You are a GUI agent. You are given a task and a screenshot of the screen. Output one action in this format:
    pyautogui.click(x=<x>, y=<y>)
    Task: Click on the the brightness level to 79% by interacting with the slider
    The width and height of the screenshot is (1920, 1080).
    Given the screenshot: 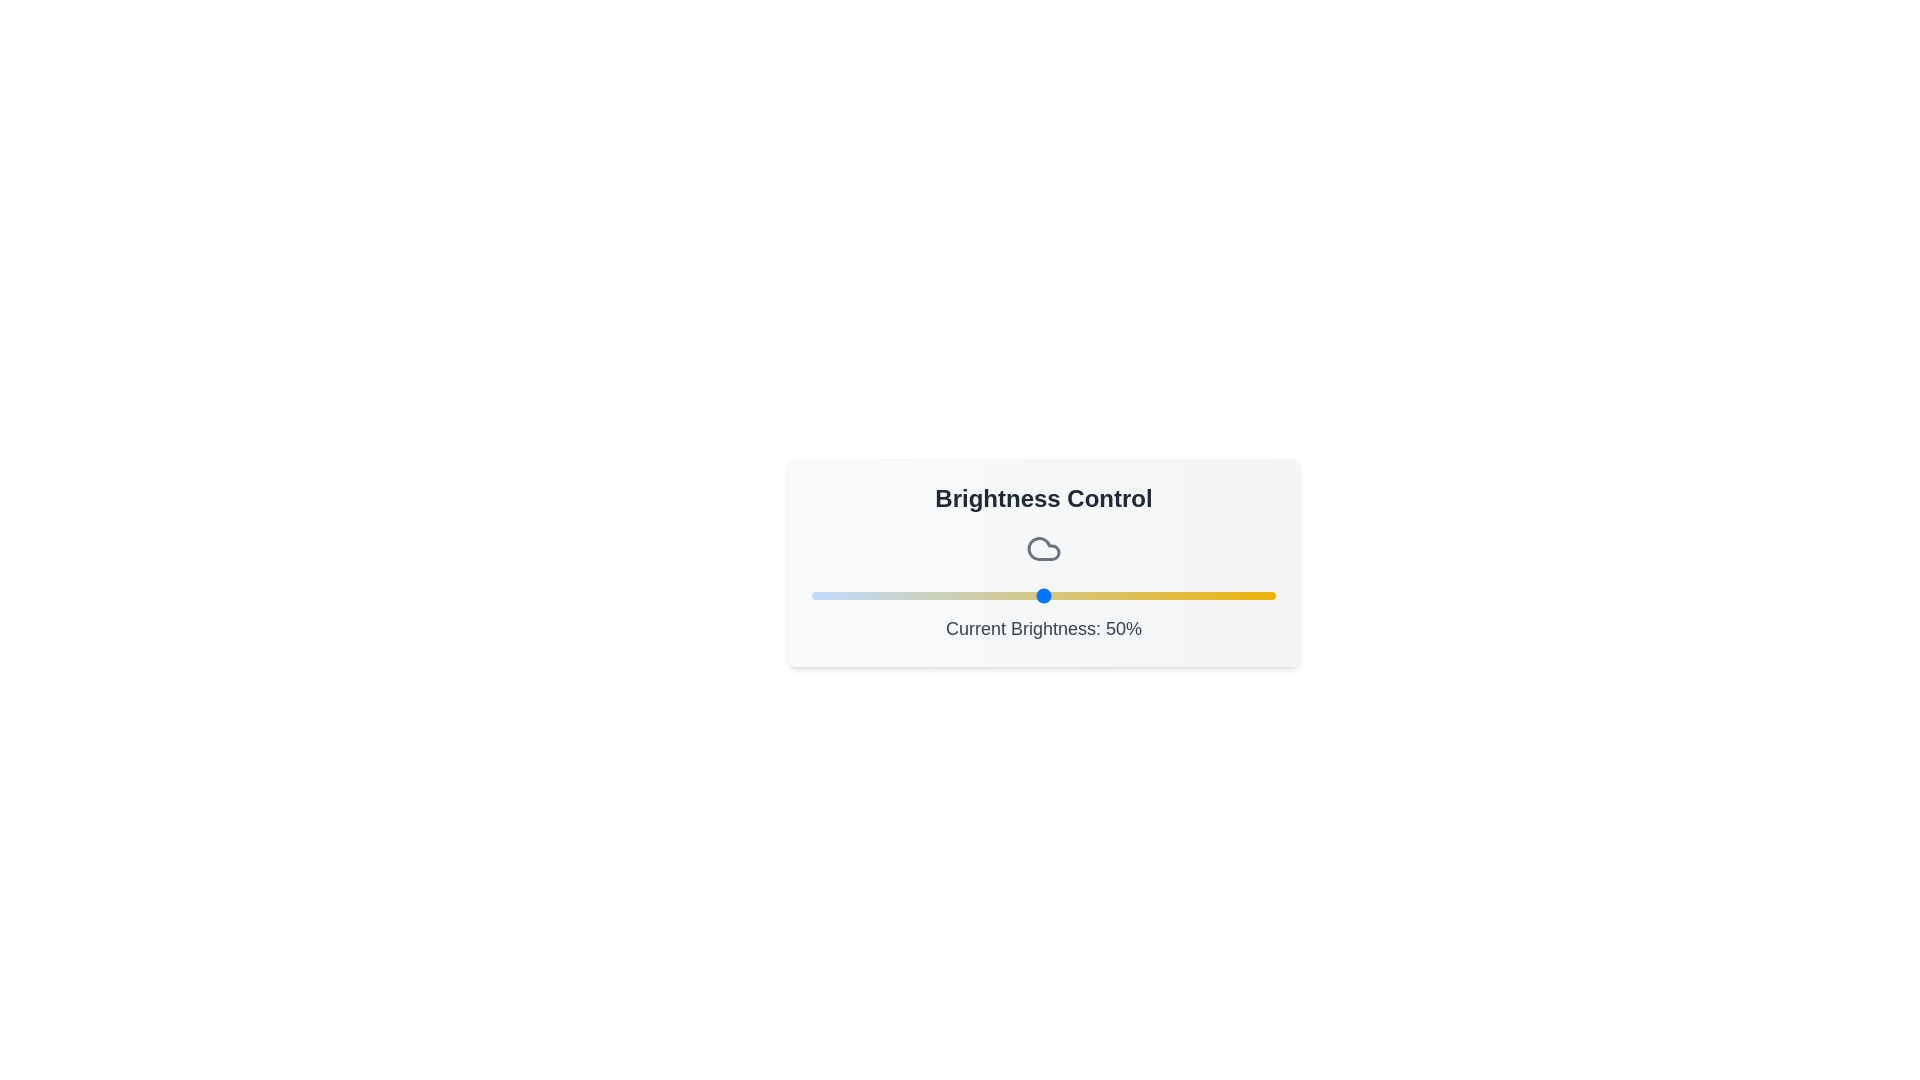 What is the action you would take?
    pyautogui.click(x=1178, y=595)
    